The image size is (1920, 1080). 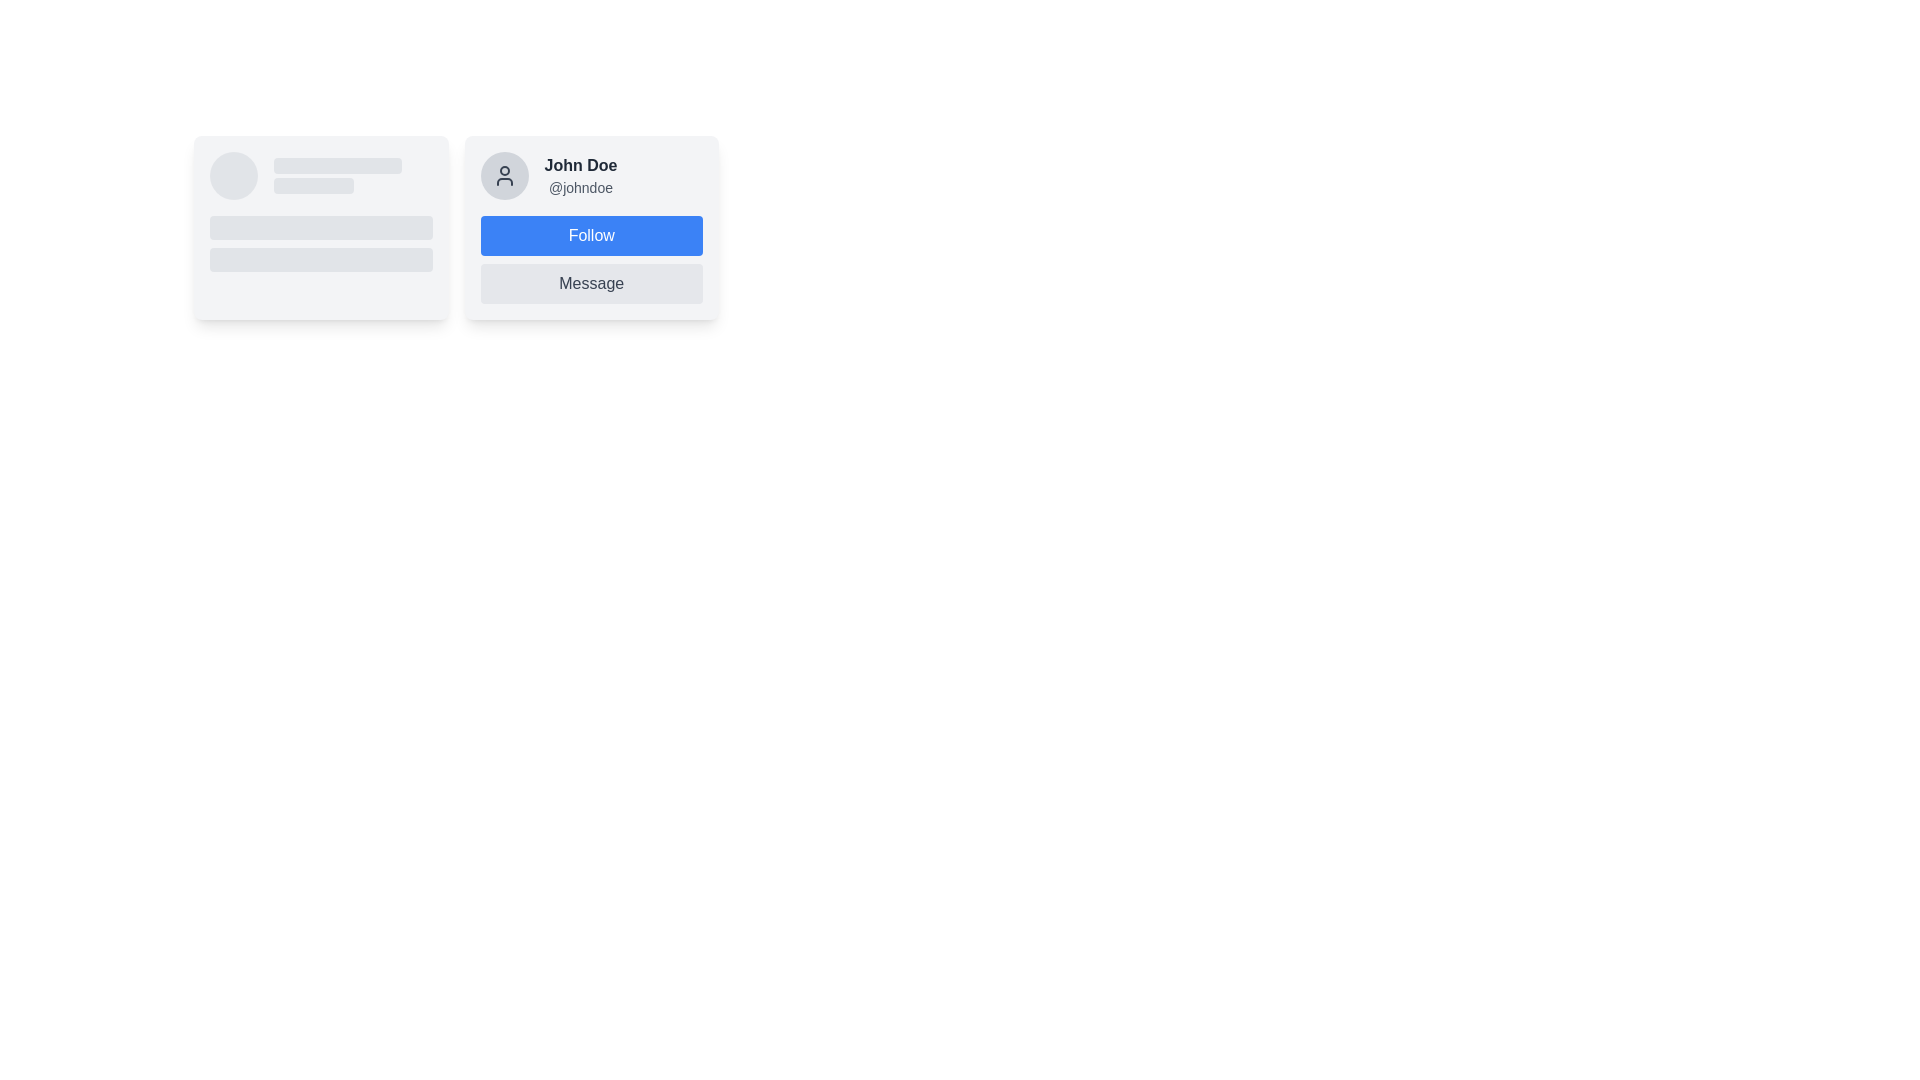 I want to click on the static text label displaying the name 'John Doe' which is positioned at the top of the profile card, so click(x=579, y=164).